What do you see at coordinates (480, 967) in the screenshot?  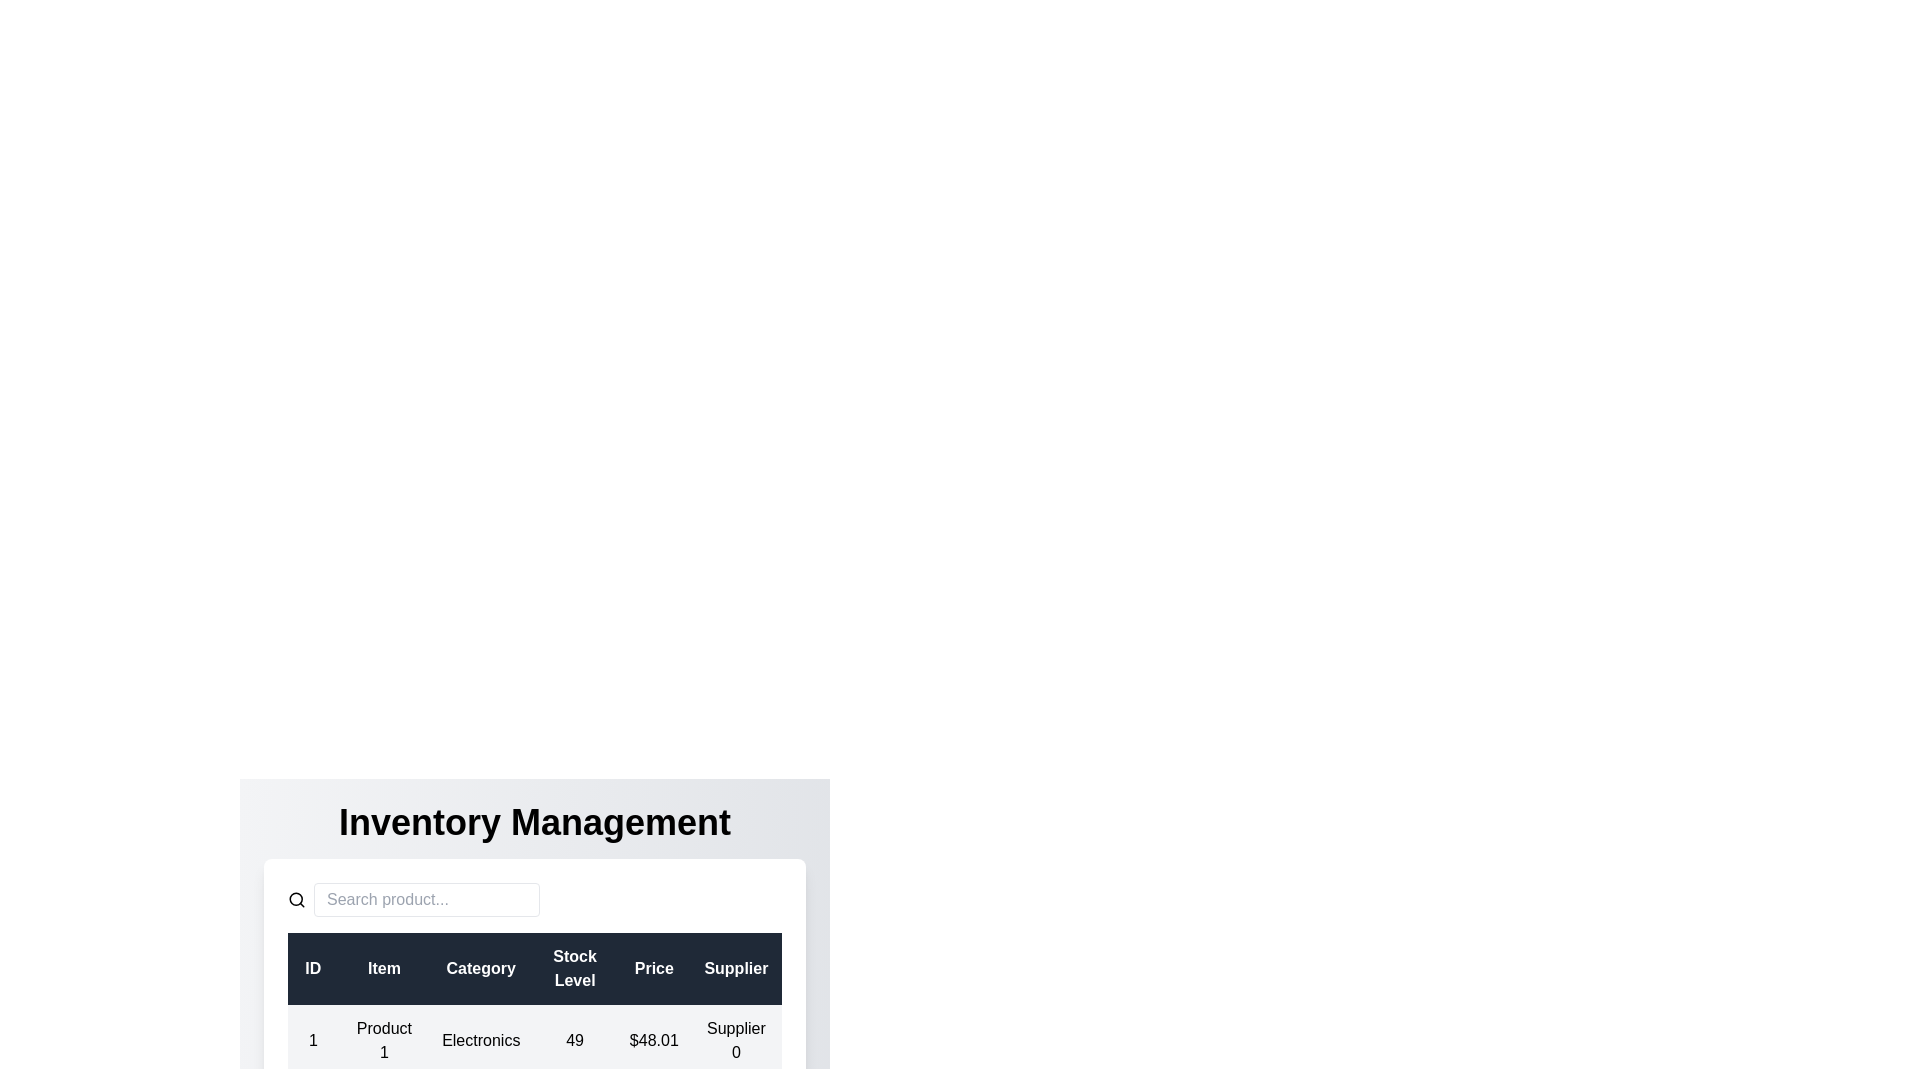 I see `the column header Category to sort the data by that column` at bounding box center [480, 967].